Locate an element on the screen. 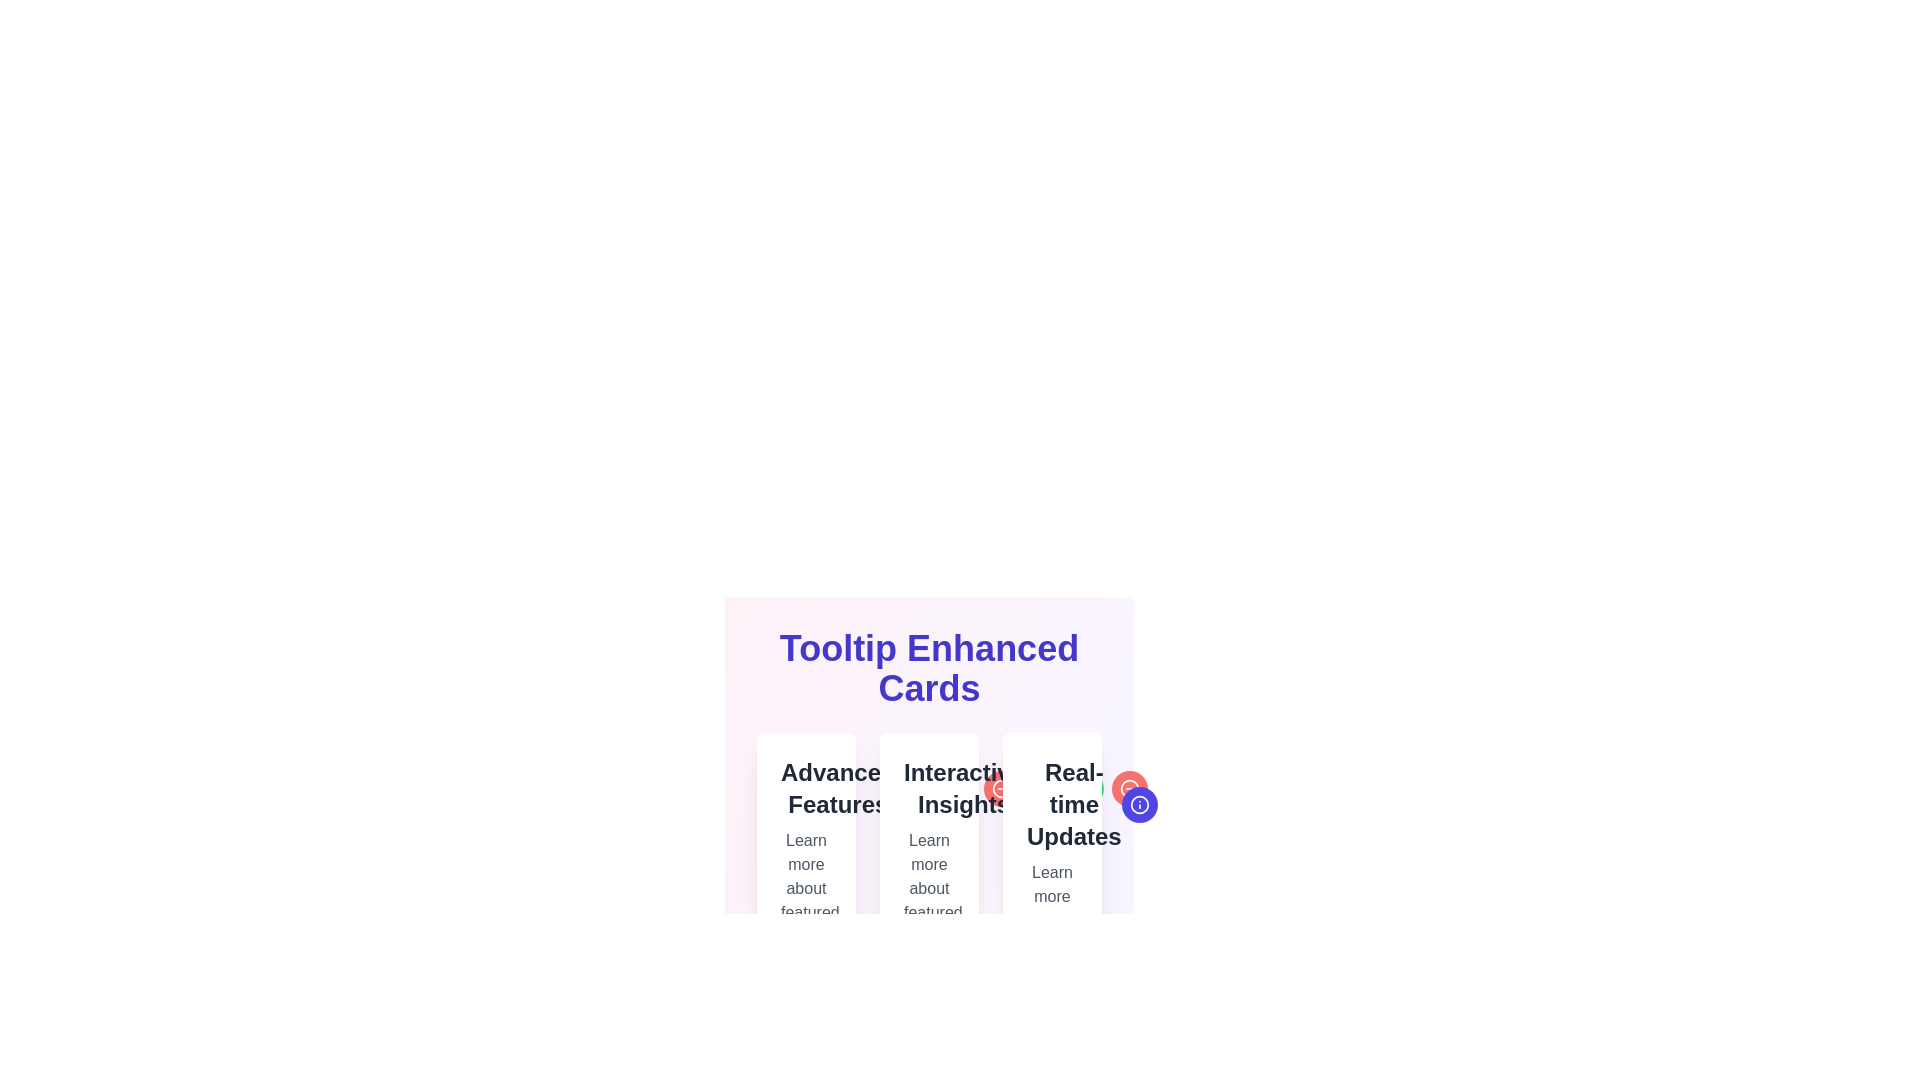 The image size is (1920, 1080). the third circular button in a horizontal arrangement of three buttons located at the bottom-right side of the interface is located at coordinates (1001, 788).